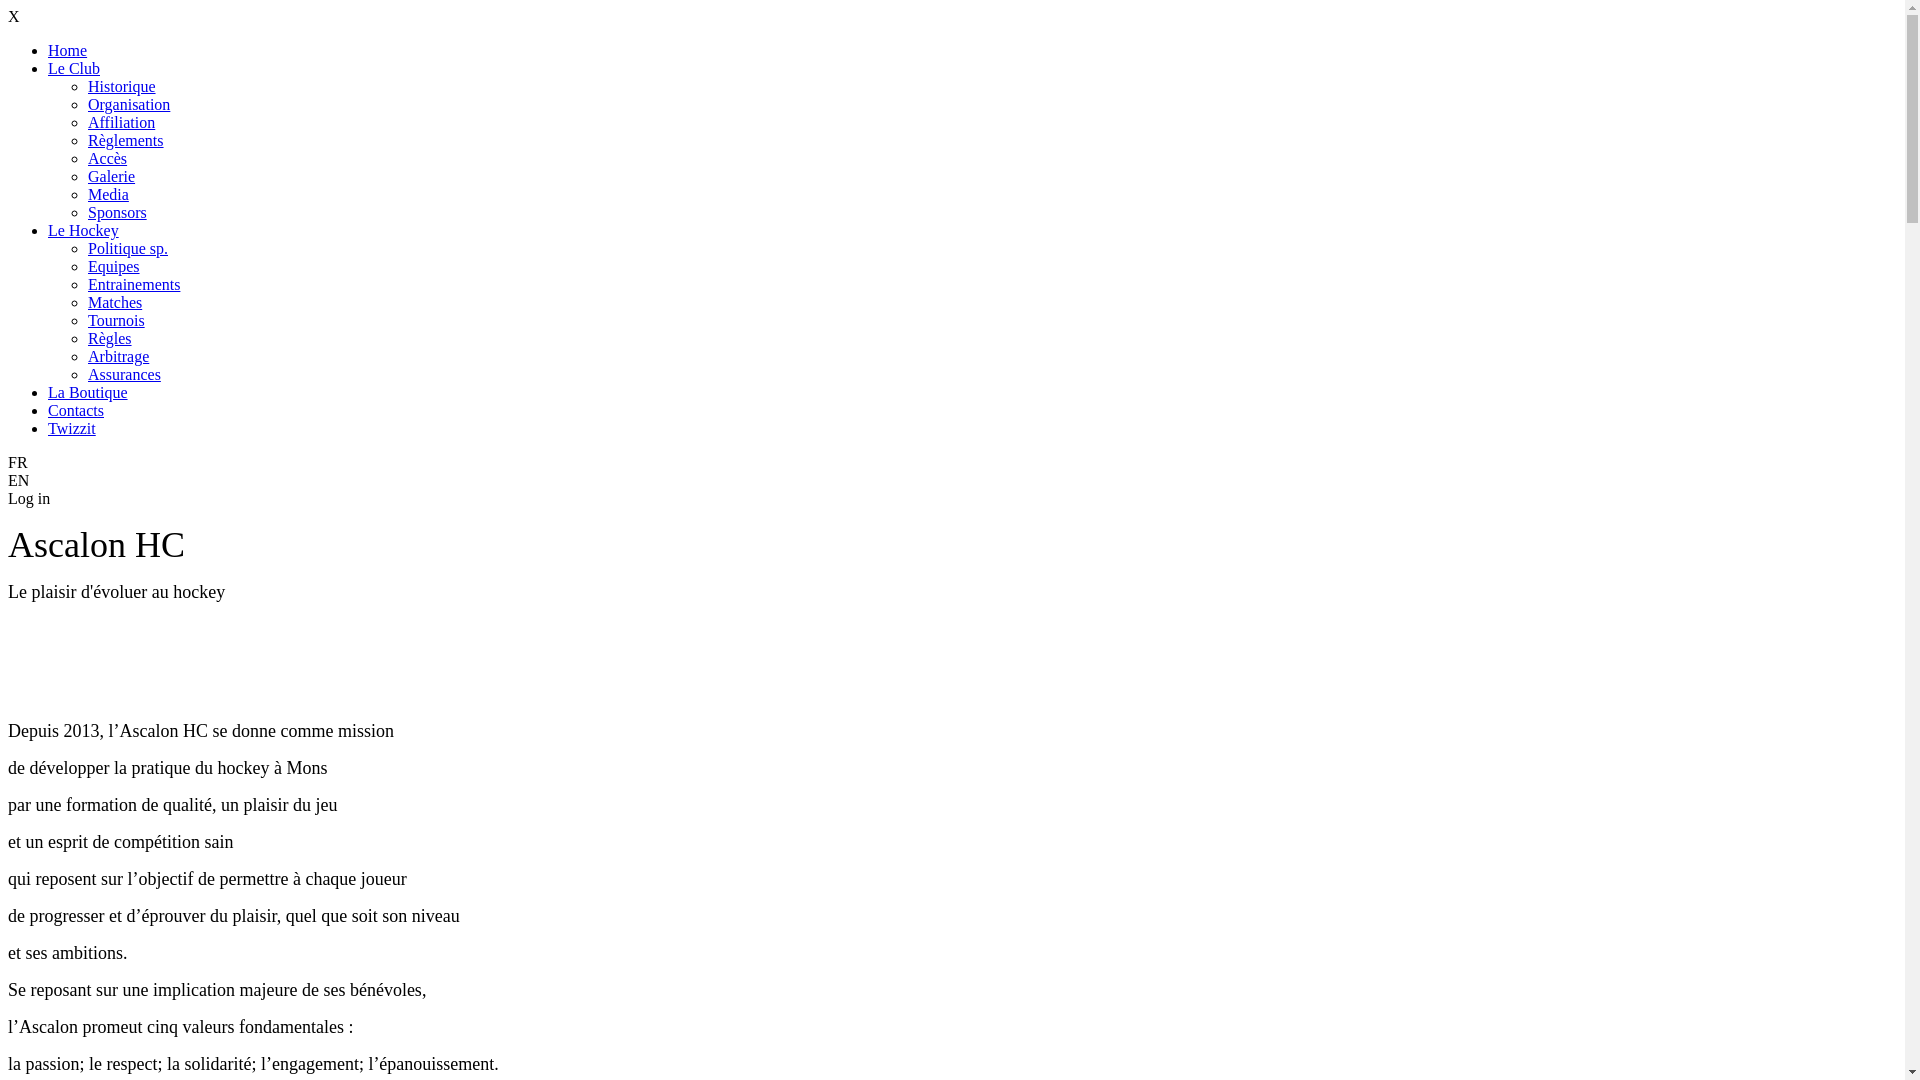 This screenshot has height=1080, width=1920. I want to click on 'Assurances', so click(123, 374).